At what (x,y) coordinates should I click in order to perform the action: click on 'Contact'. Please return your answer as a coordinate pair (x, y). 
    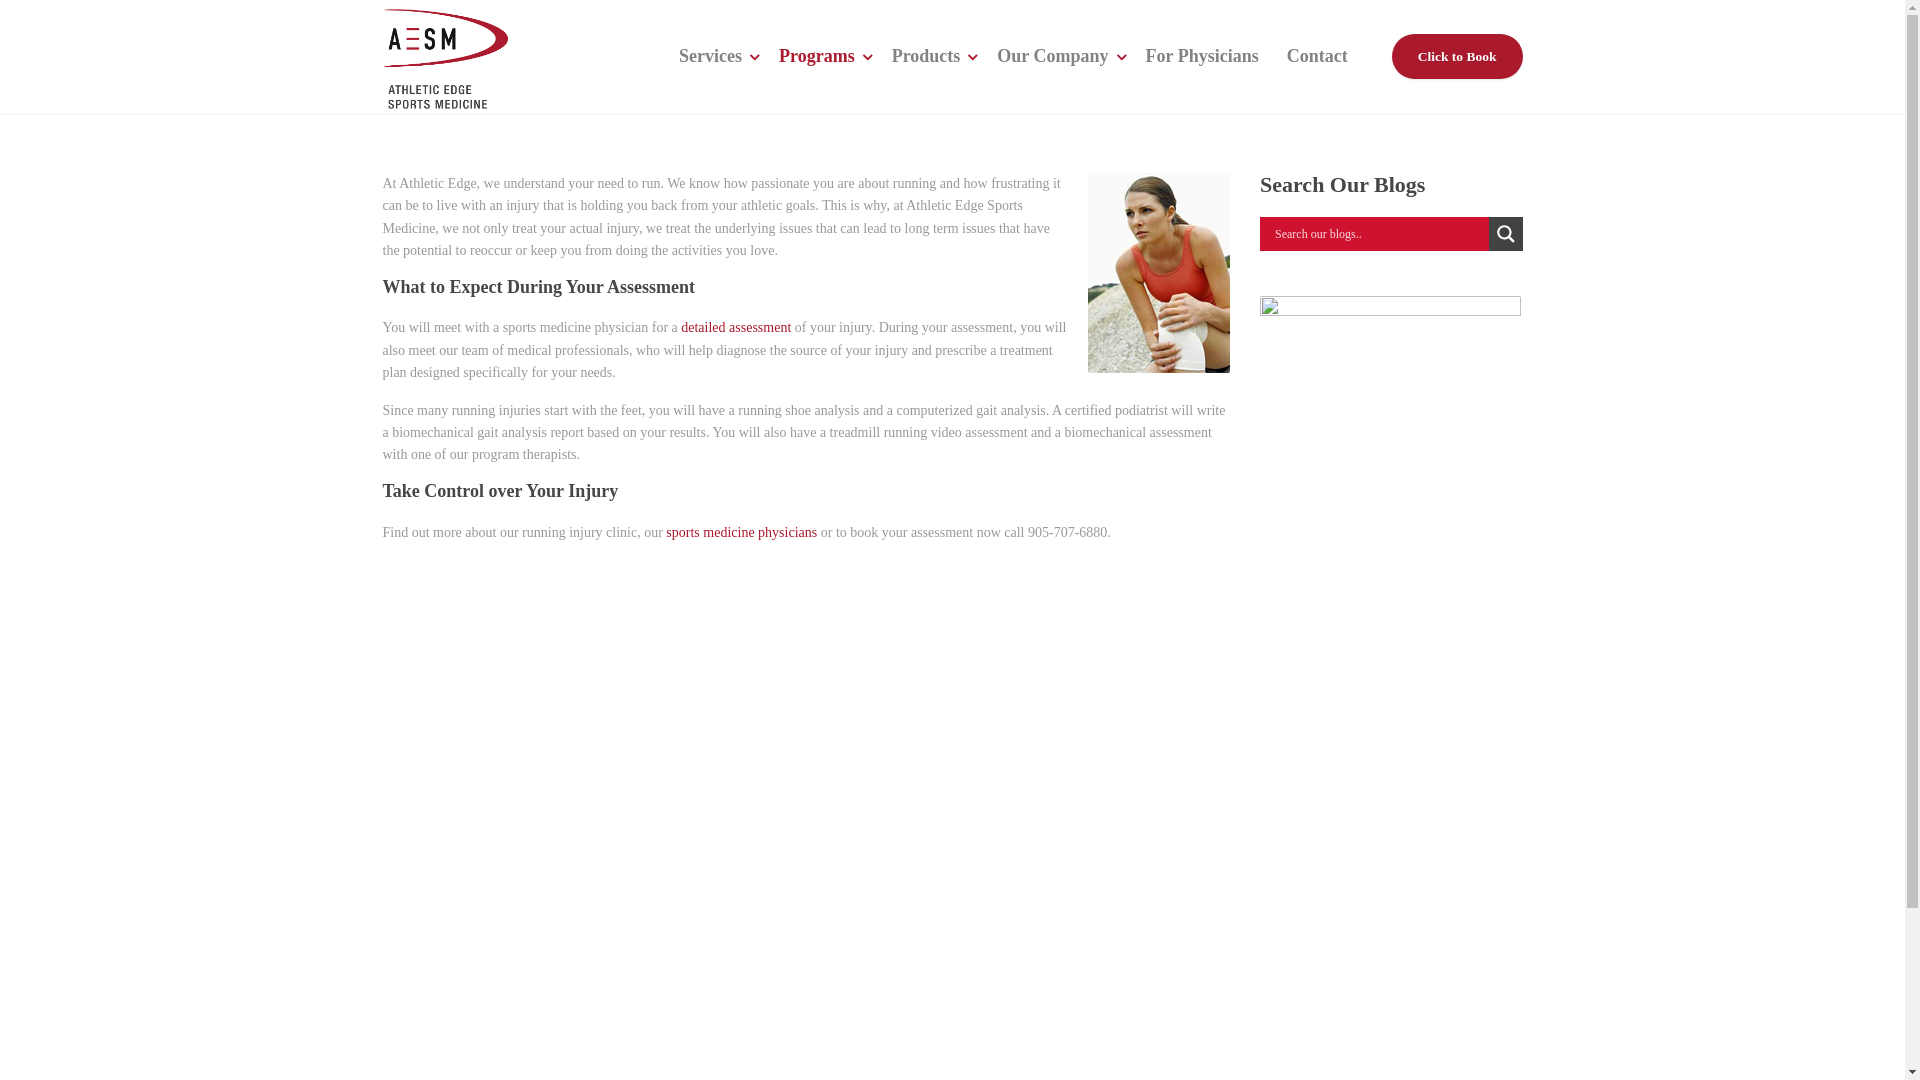
    Looking at the image, I should click on (1317, 55).